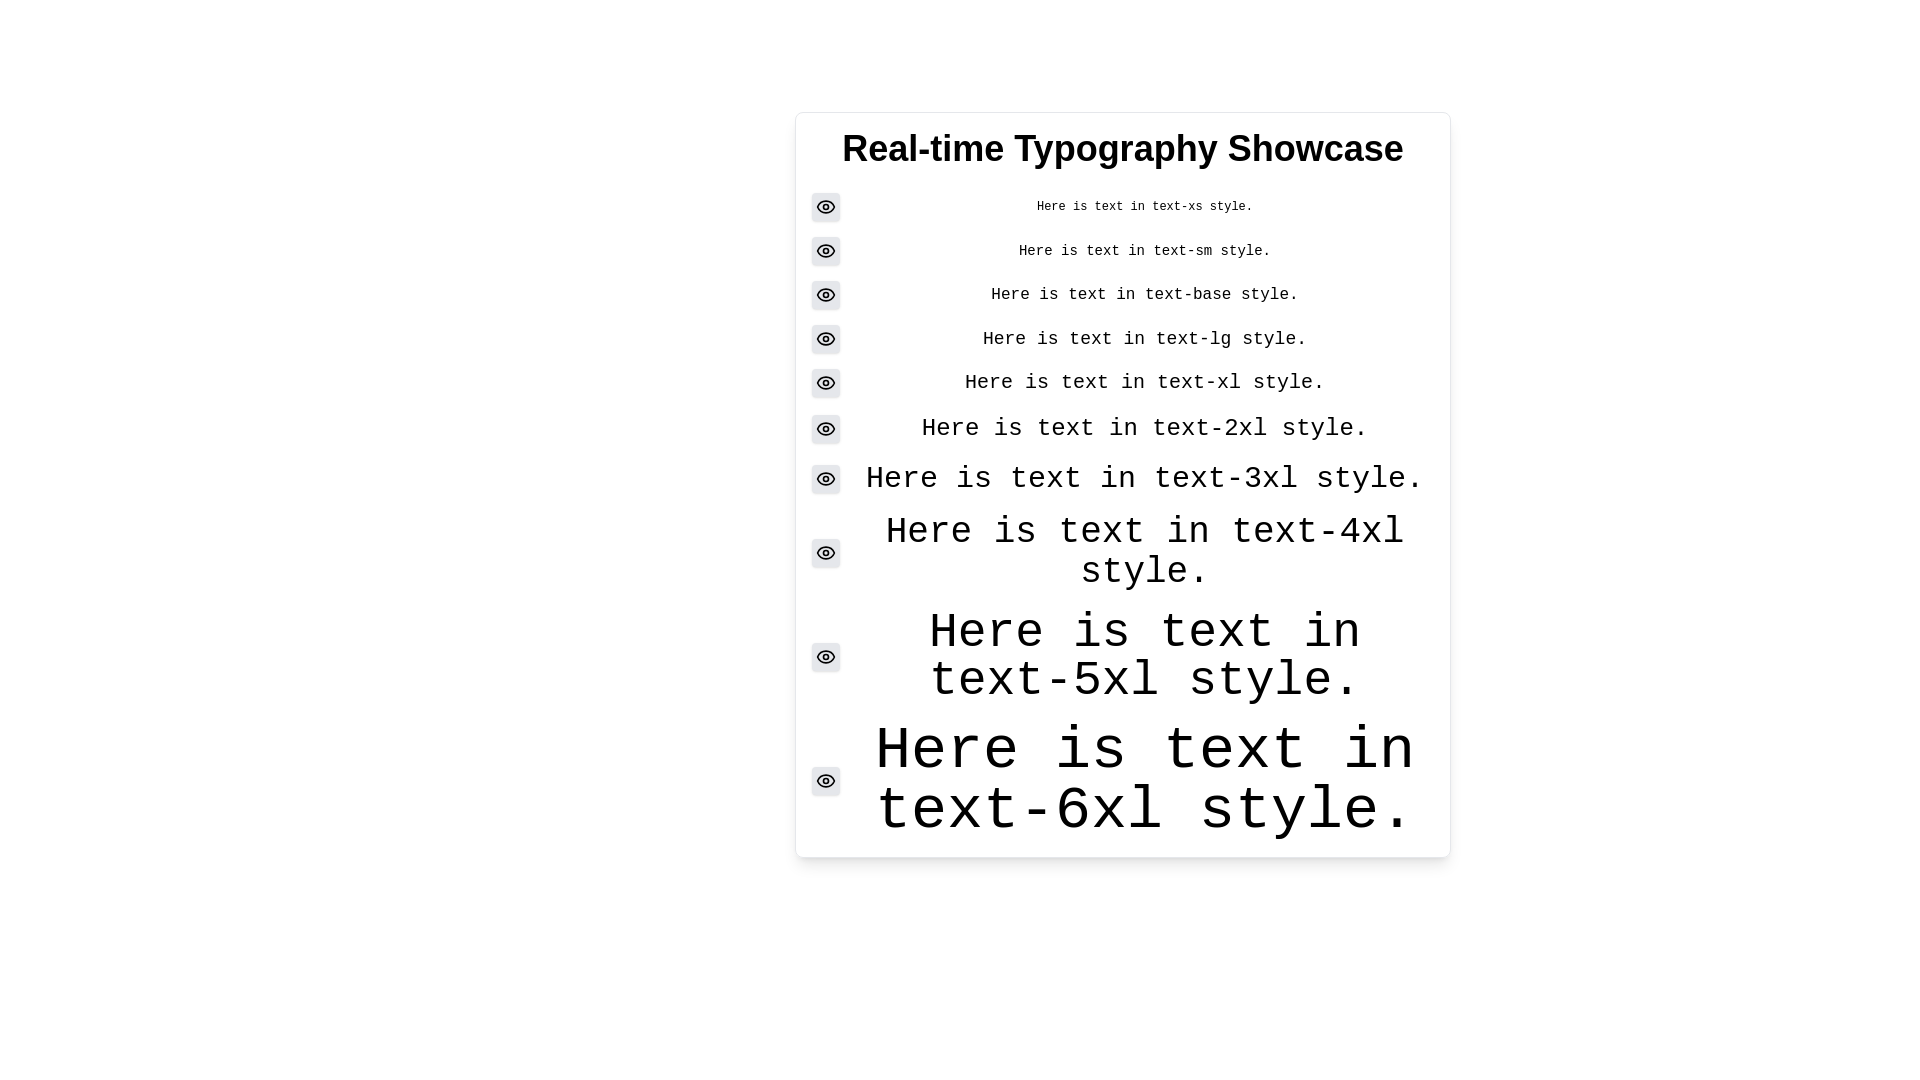  Describe the element at coordinates (825, 656) in the screenshot. I see `the eye-like icon used to toggle visibility or preview content associated with the adjacent text styled in 'text-4xl'` at that location.